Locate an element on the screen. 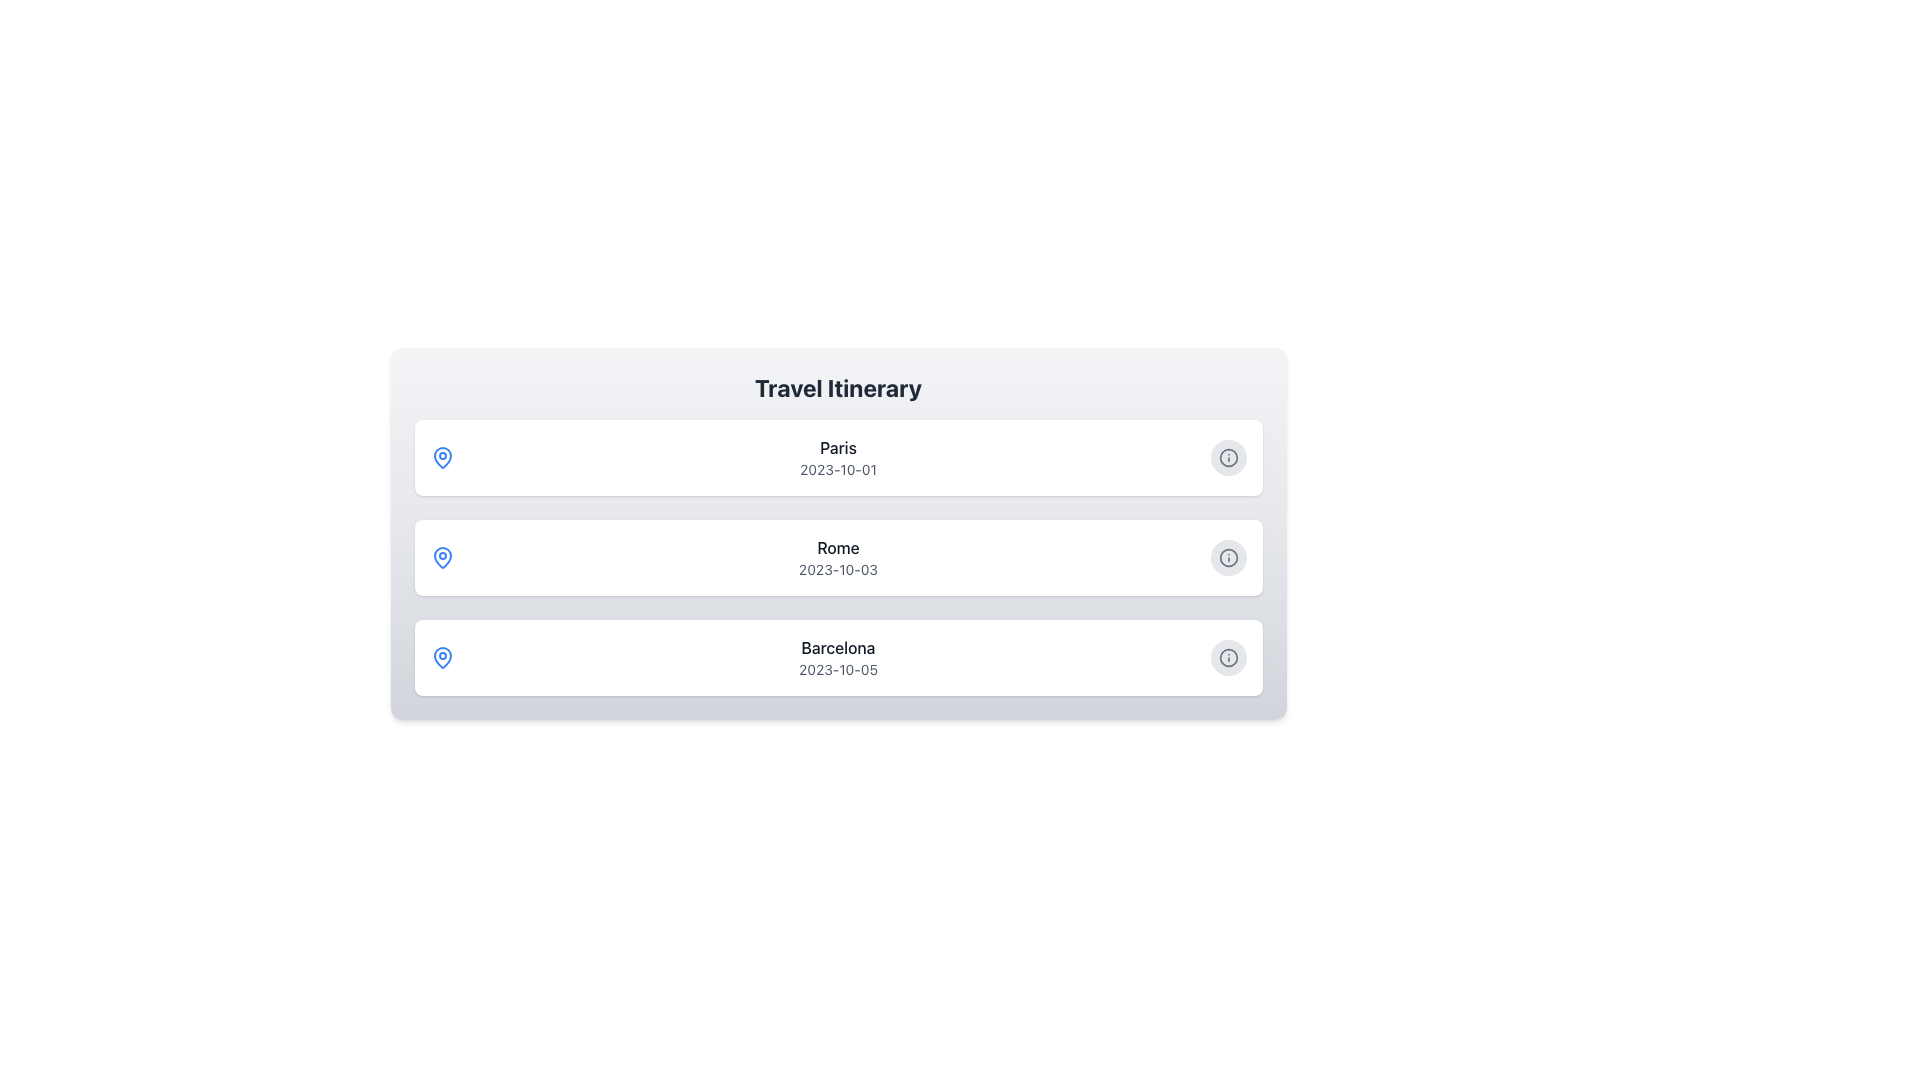  the text label displaying the date '2023-10-01' that is styled in gray and located below the 'Paris' label in the itinerary list is located at coordinates (838, 470).